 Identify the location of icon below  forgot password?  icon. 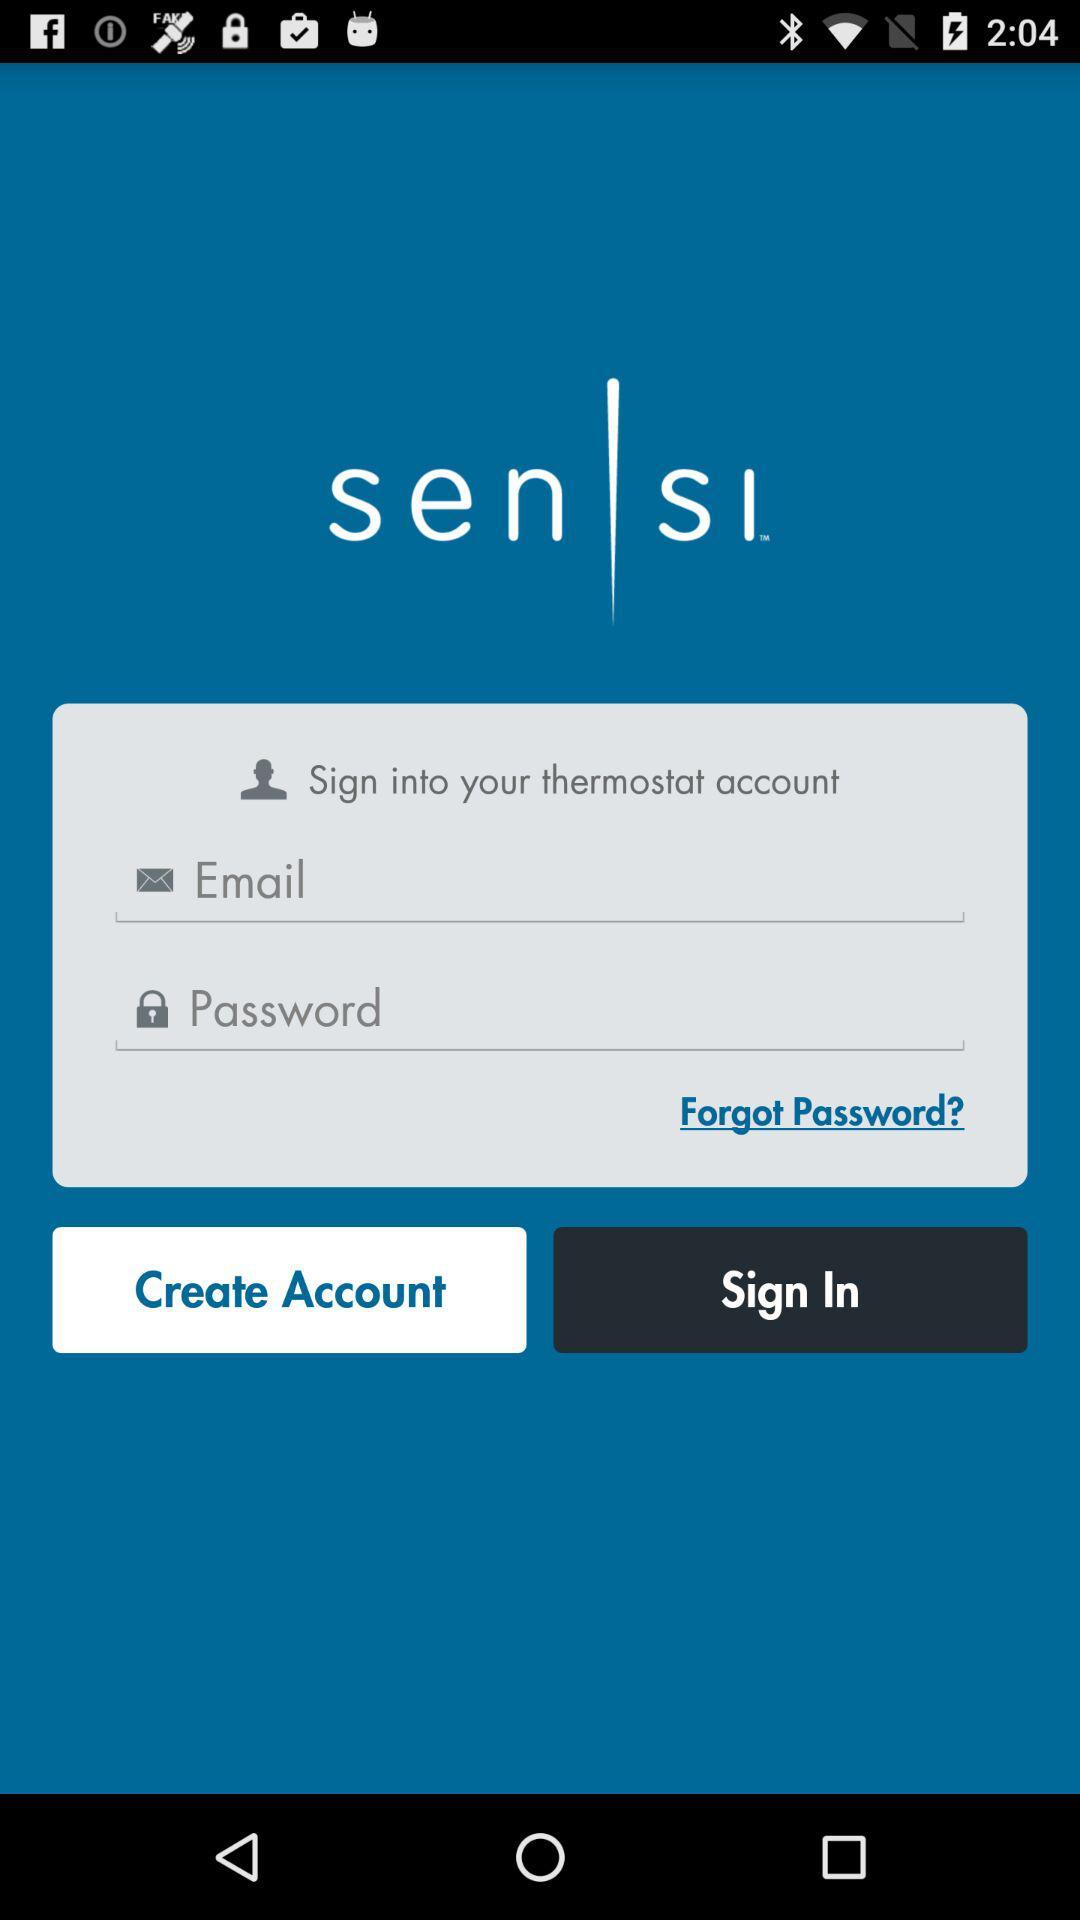
(789, 1290).